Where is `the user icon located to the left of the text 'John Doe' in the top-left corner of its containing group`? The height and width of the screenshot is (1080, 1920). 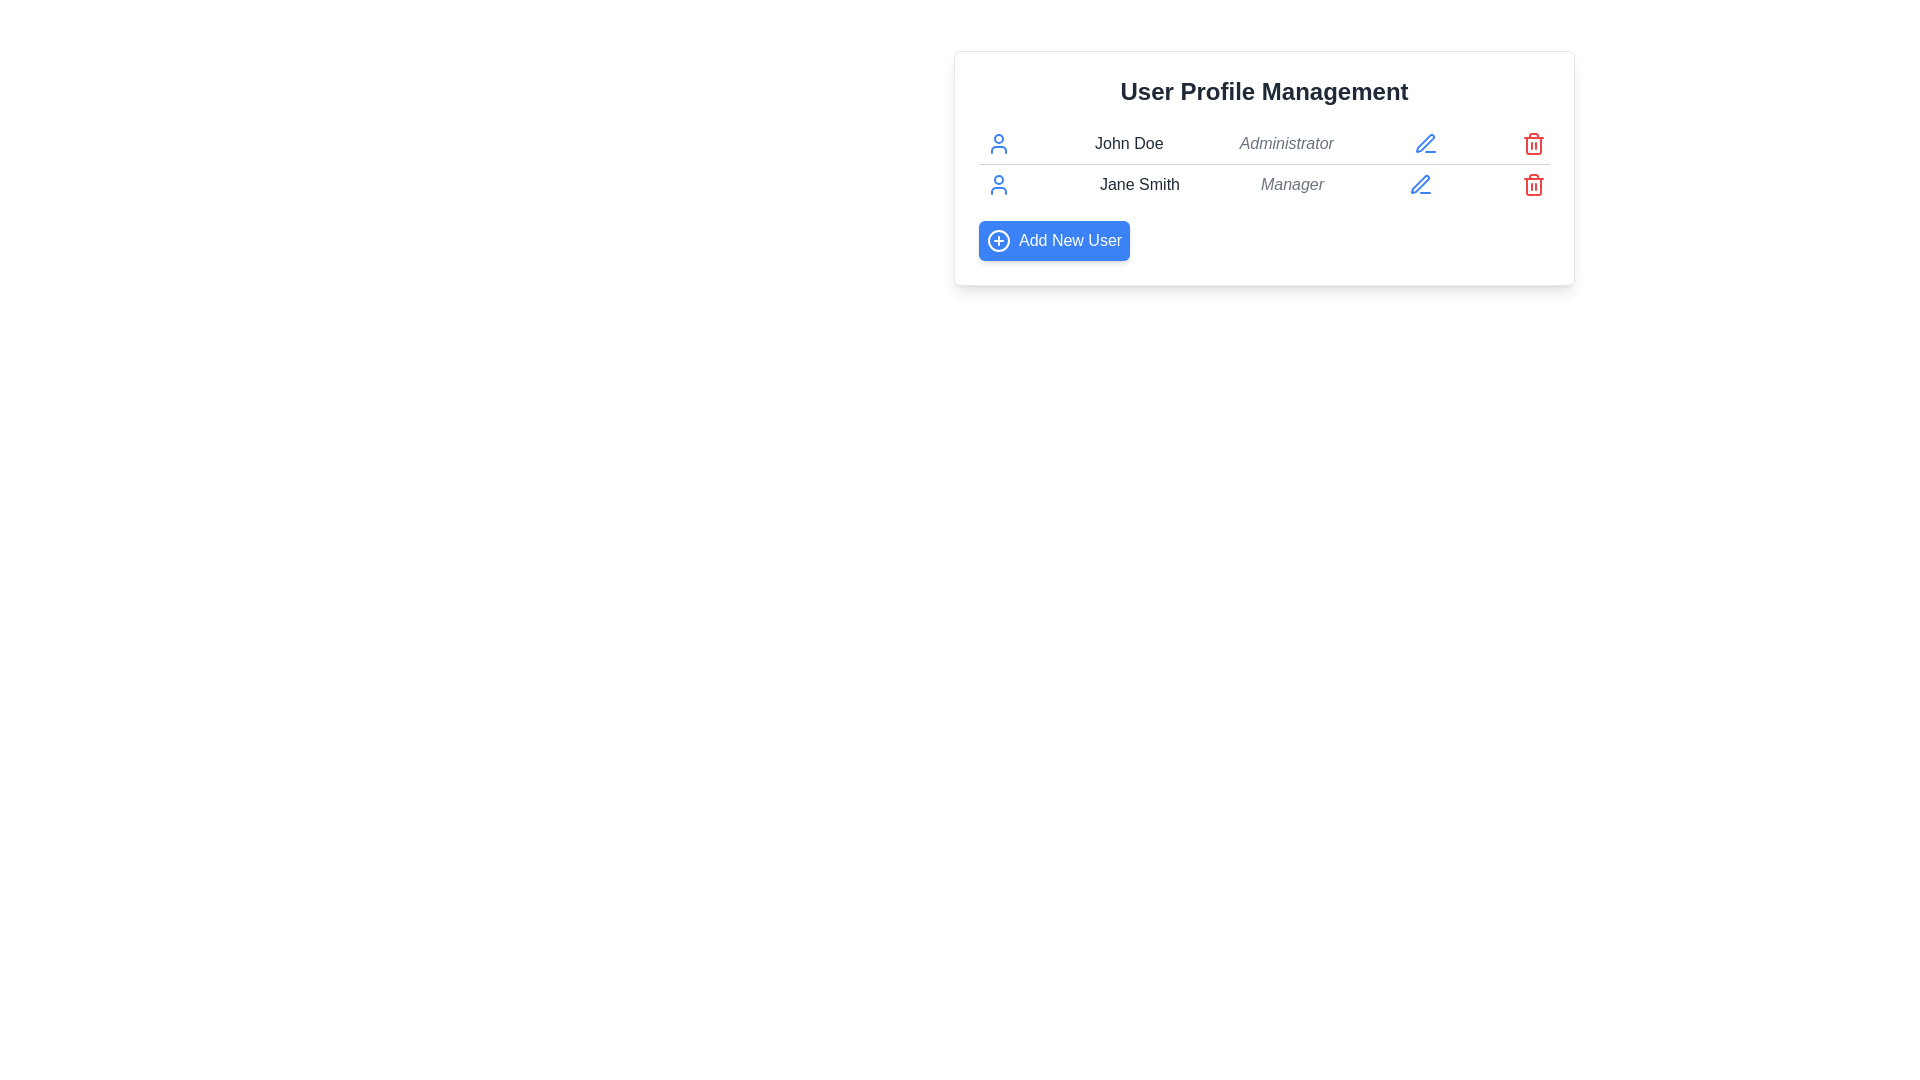
the user icon located to the left of the text 'John Doe' in the top-left corner of its containing group is located at coordinates (998, 142).